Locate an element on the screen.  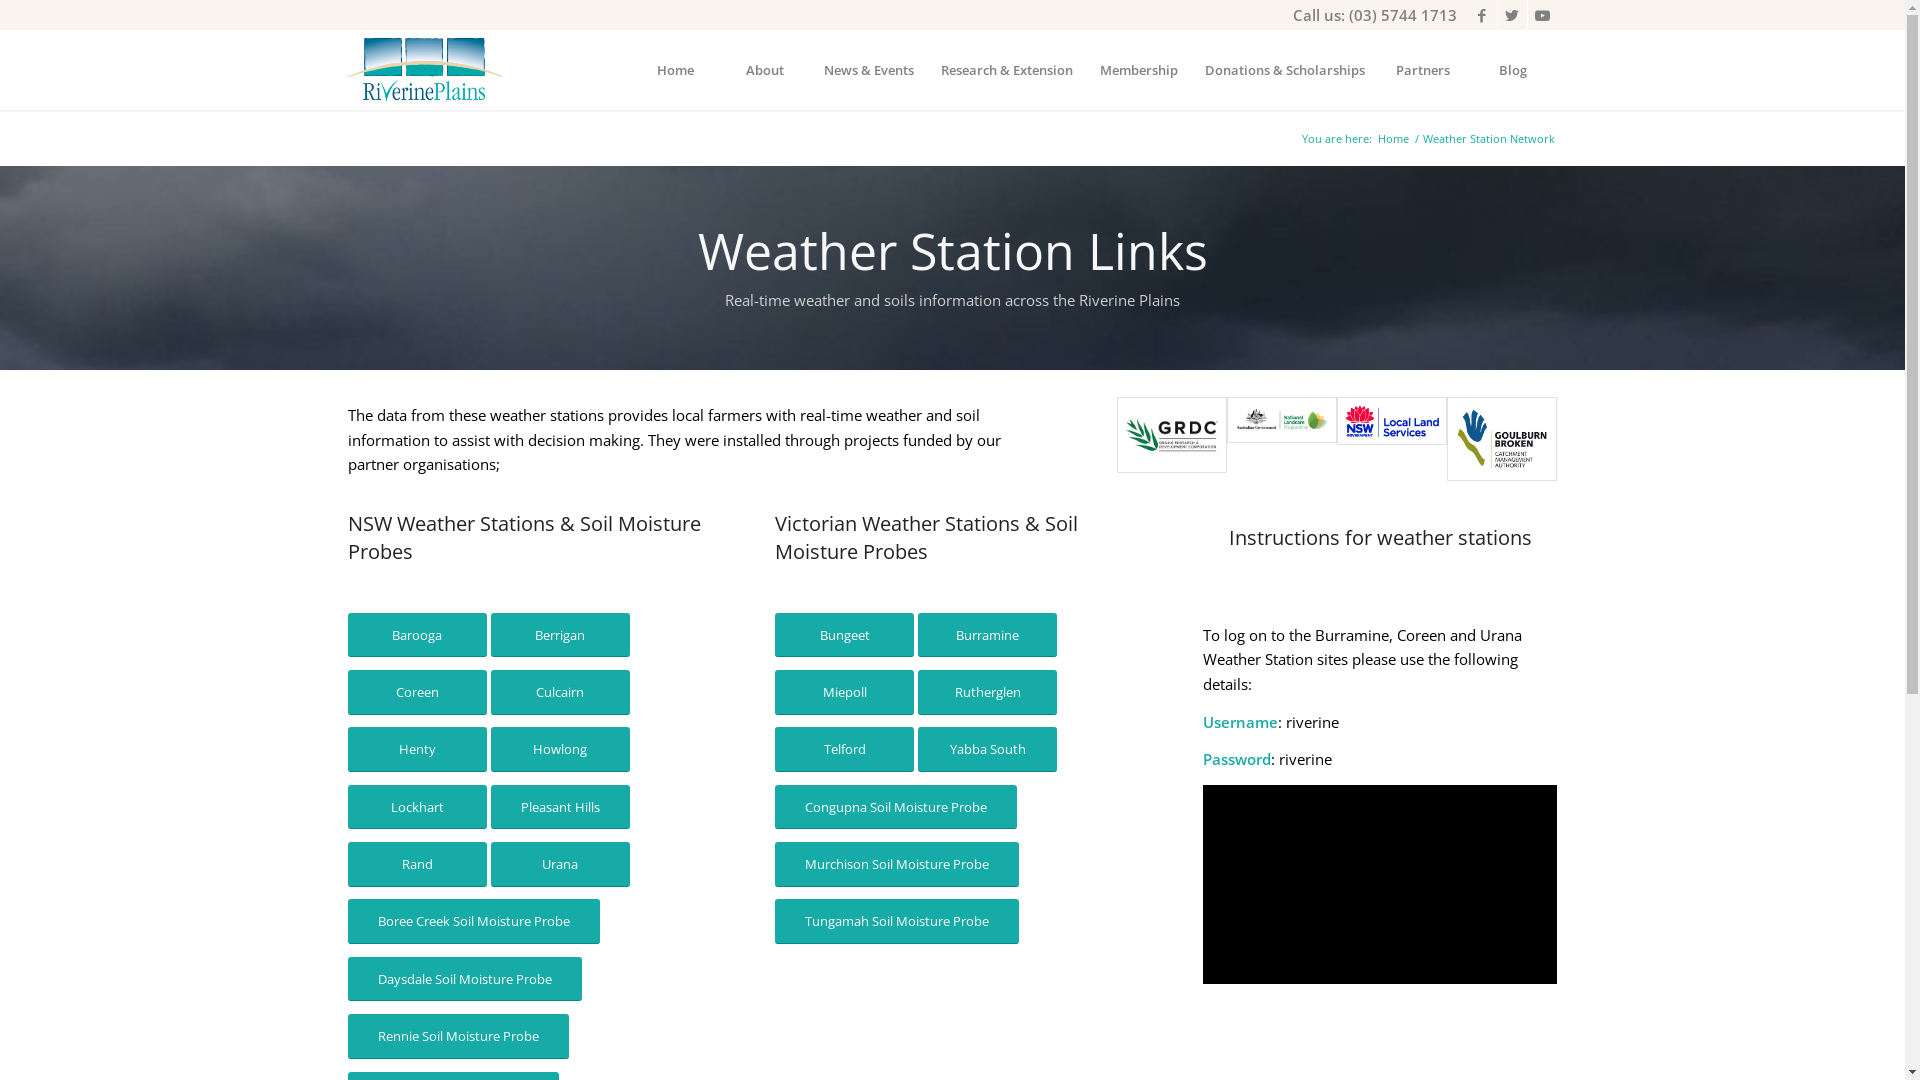
'Coreen' is located at coordinates (416, 691).